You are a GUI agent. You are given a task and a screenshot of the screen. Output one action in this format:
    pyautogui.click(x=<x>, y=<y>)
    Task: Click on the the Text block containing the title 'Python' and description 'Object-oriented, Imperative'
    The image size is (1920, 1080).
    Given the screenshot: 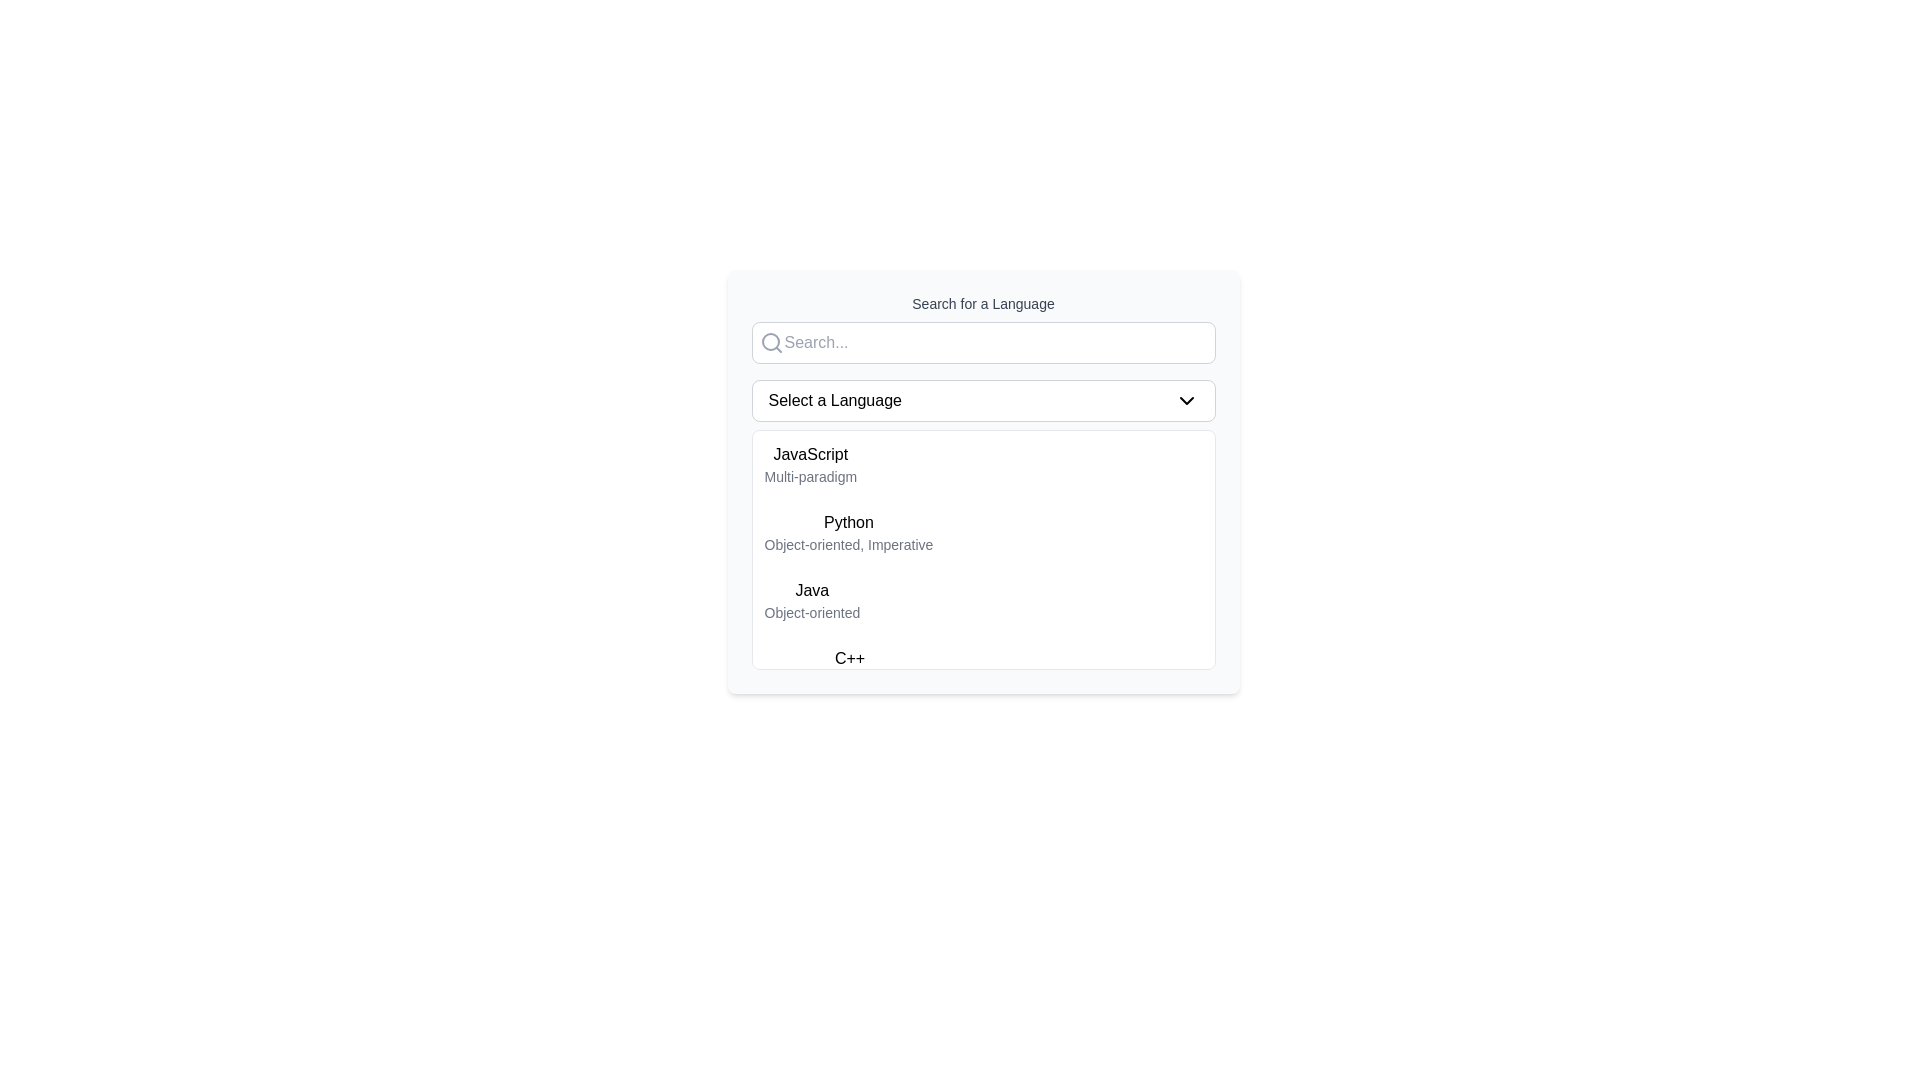 What is the action you would take?
    pyautogui.click(x=849, y=531)
    